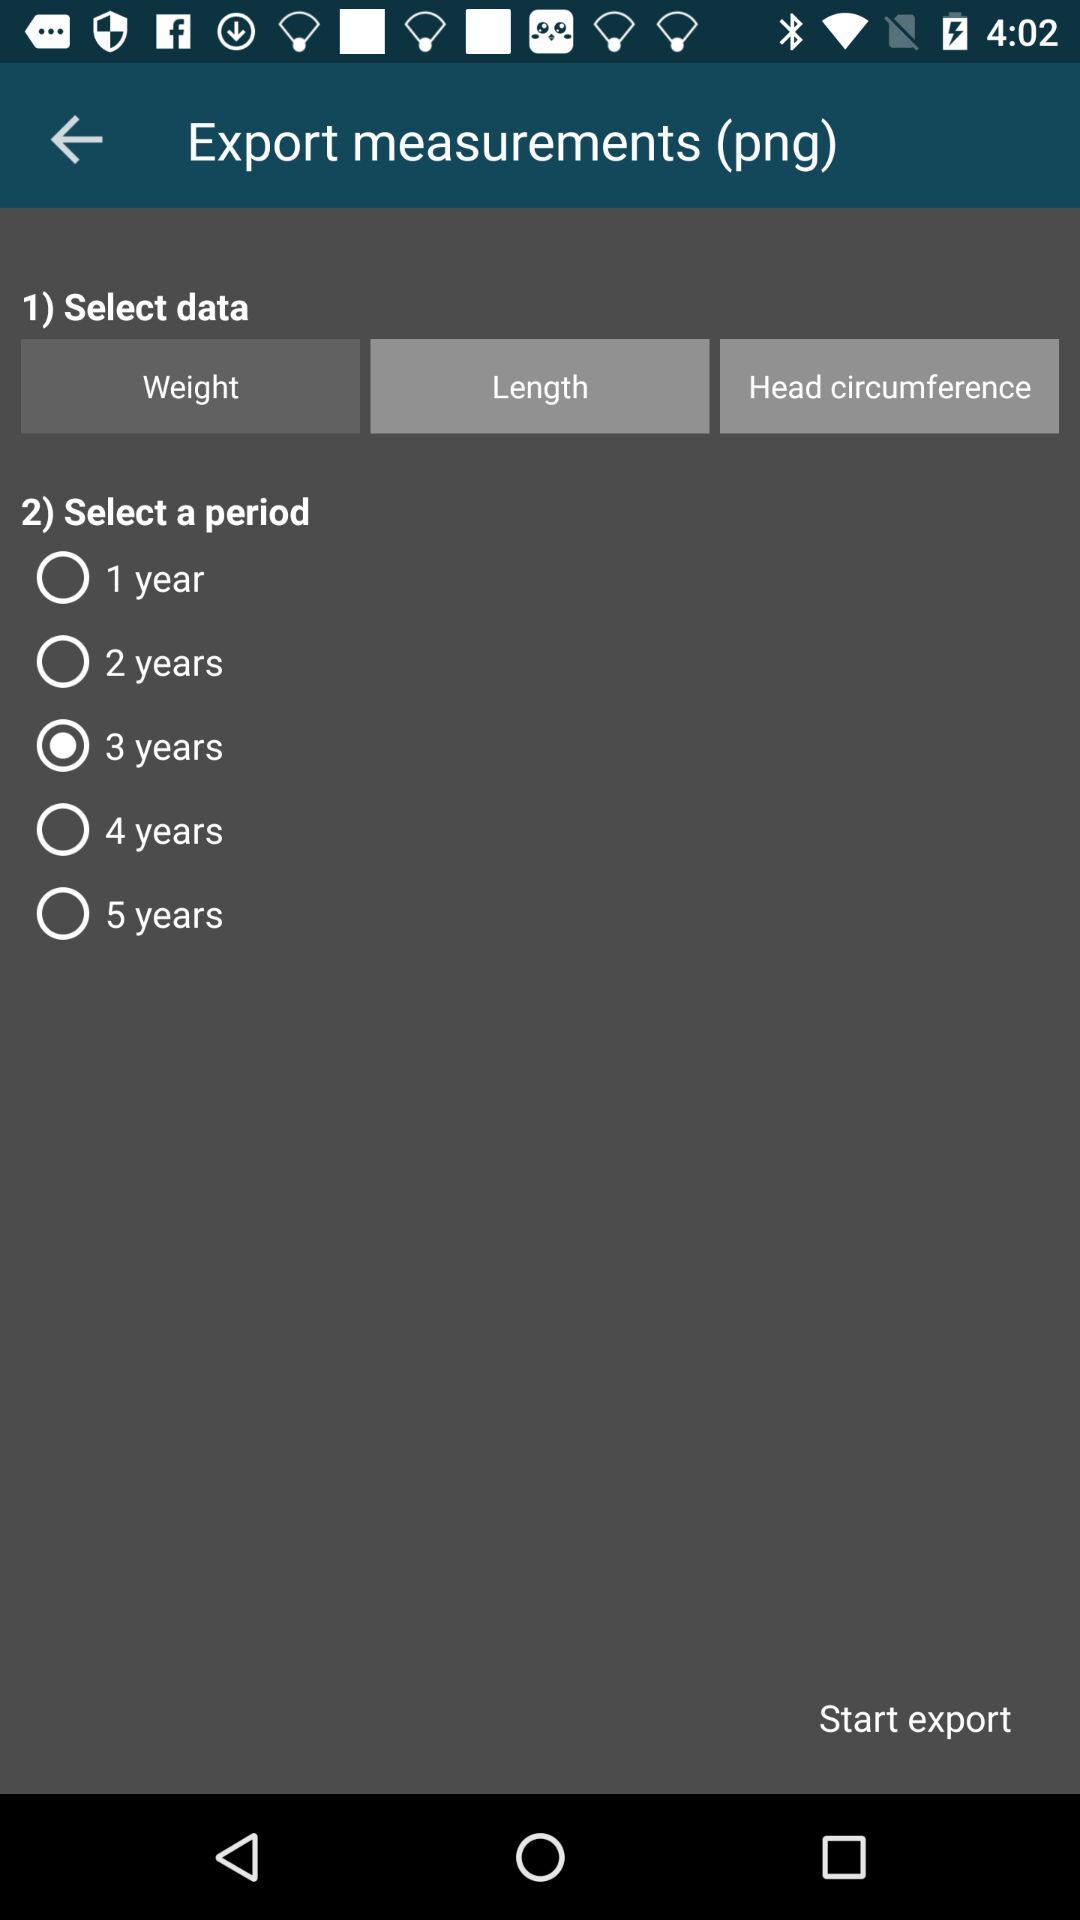  Describe the element at coordinates (540, 829) in the screenshot. I see `the 4 years item` at that location.